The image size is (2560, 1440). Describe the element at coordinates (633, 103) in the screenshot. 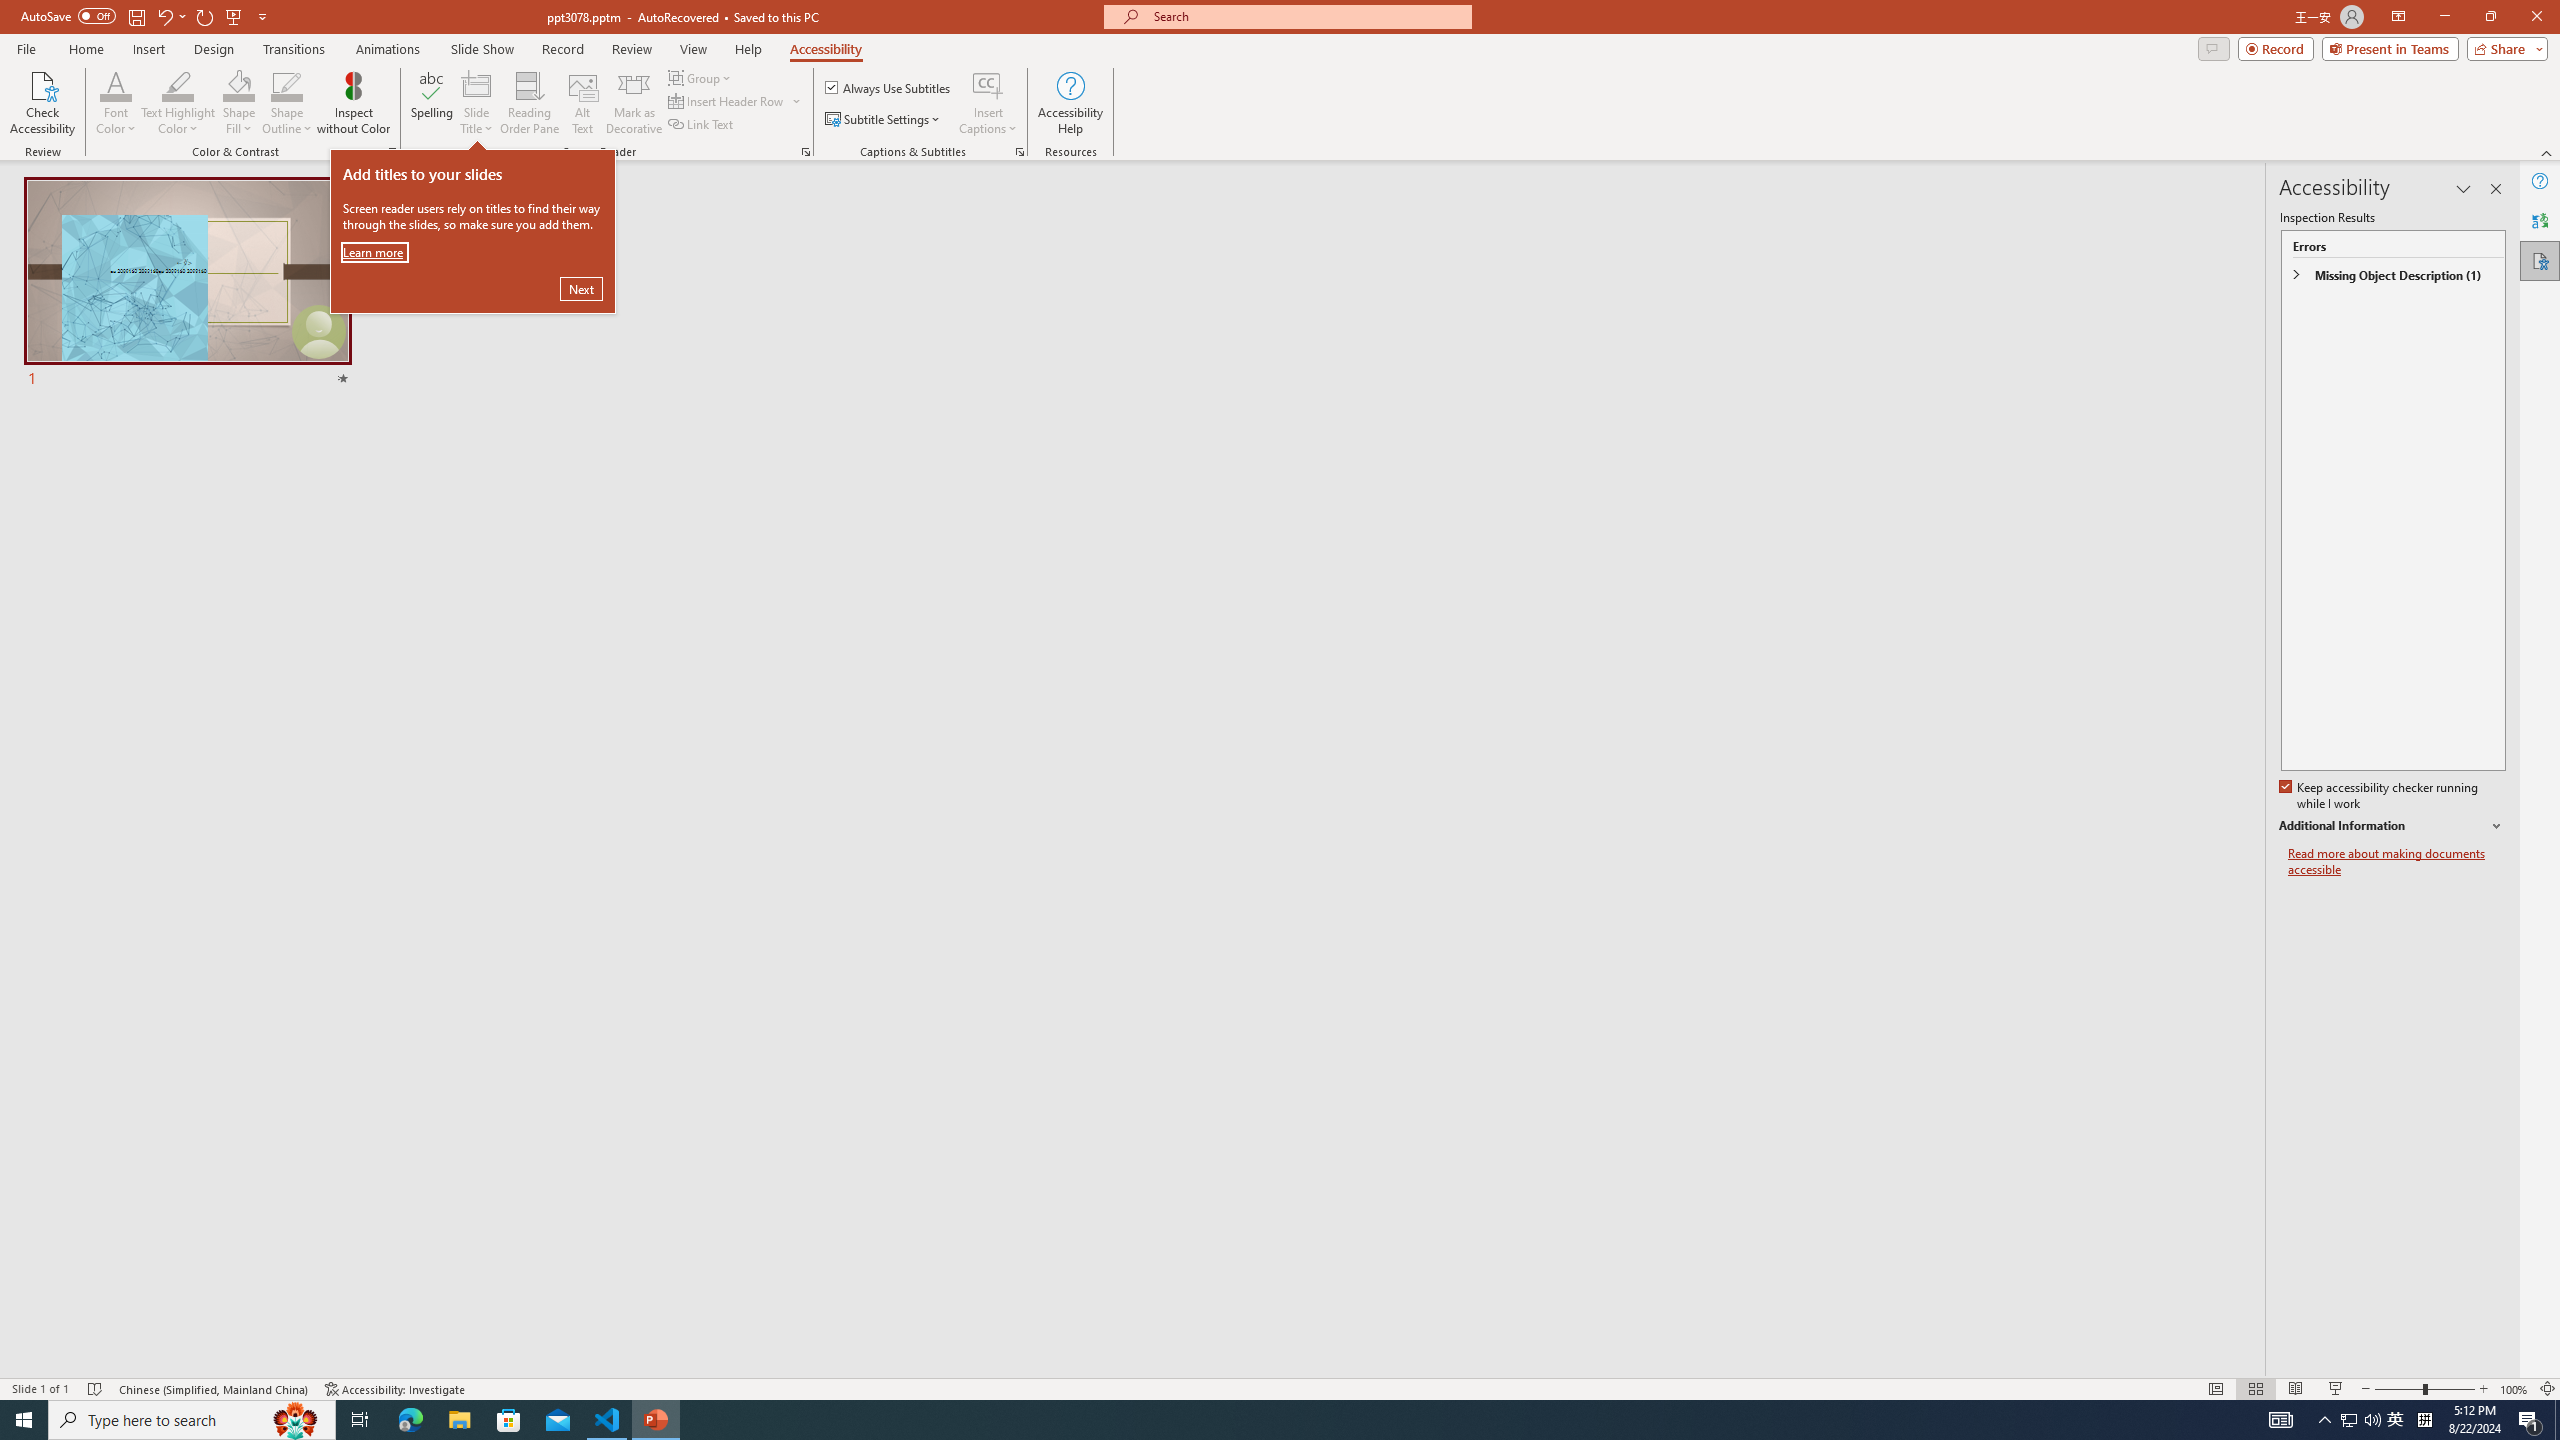

I see `'Mark as Decorative'` at that location.